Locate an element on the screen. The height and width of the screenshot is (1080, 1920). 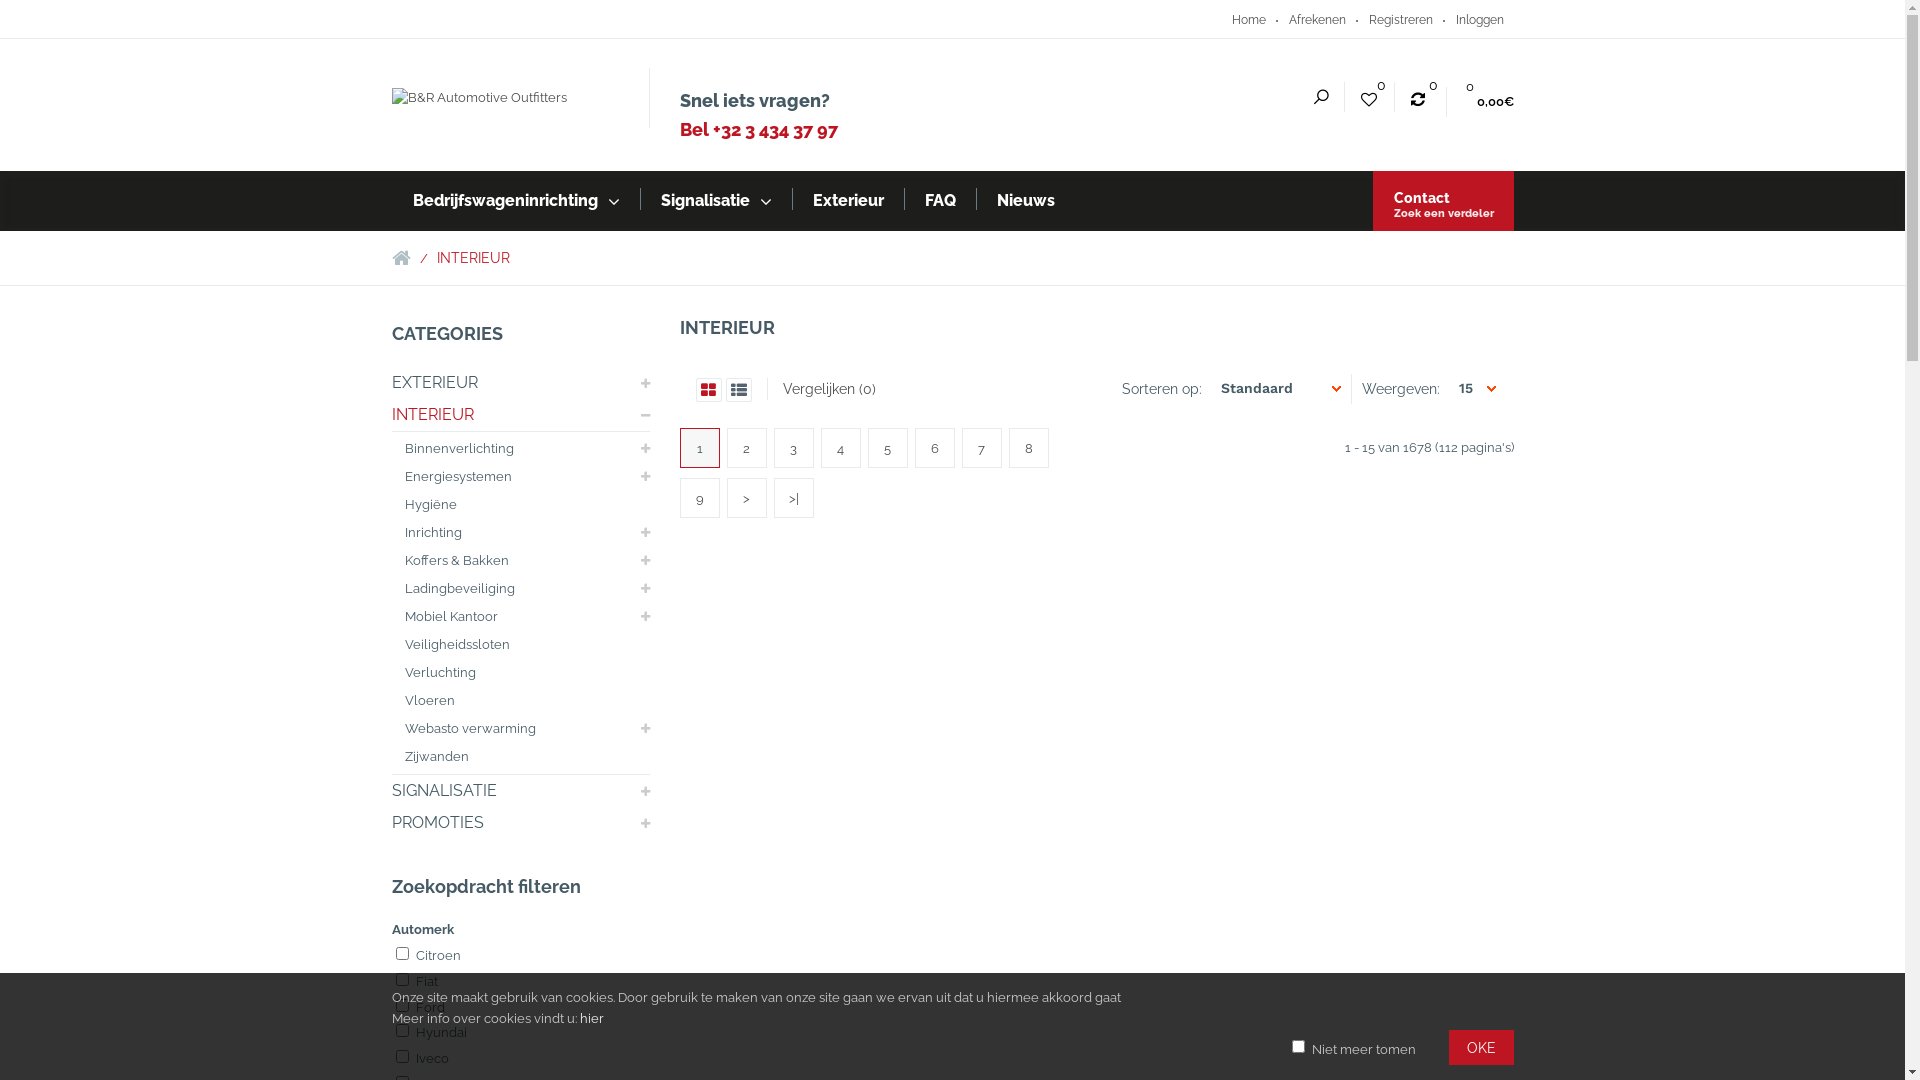
'2' is located at coordinates (746, 446).